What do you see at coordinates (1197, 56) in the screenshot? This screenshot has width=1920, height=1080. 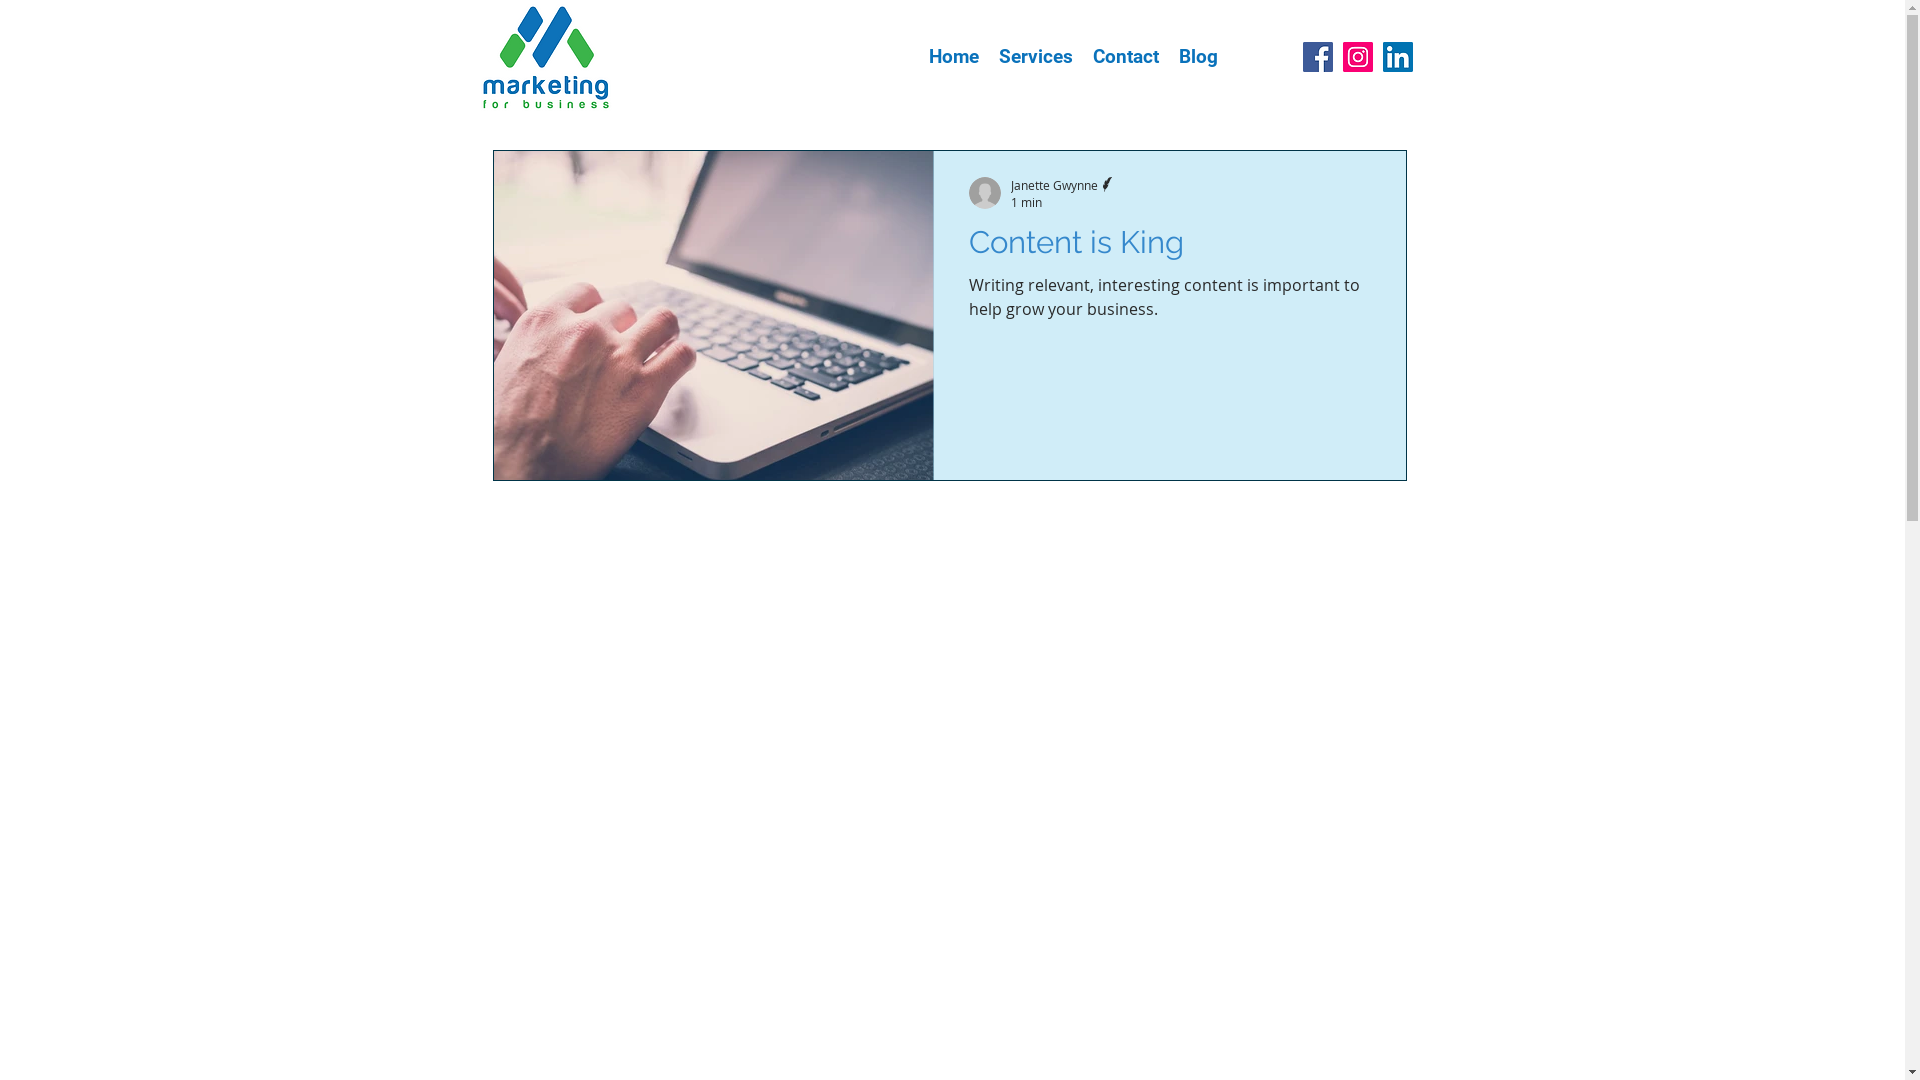 I see `'Blog'` at bounding box center [1197, 56].